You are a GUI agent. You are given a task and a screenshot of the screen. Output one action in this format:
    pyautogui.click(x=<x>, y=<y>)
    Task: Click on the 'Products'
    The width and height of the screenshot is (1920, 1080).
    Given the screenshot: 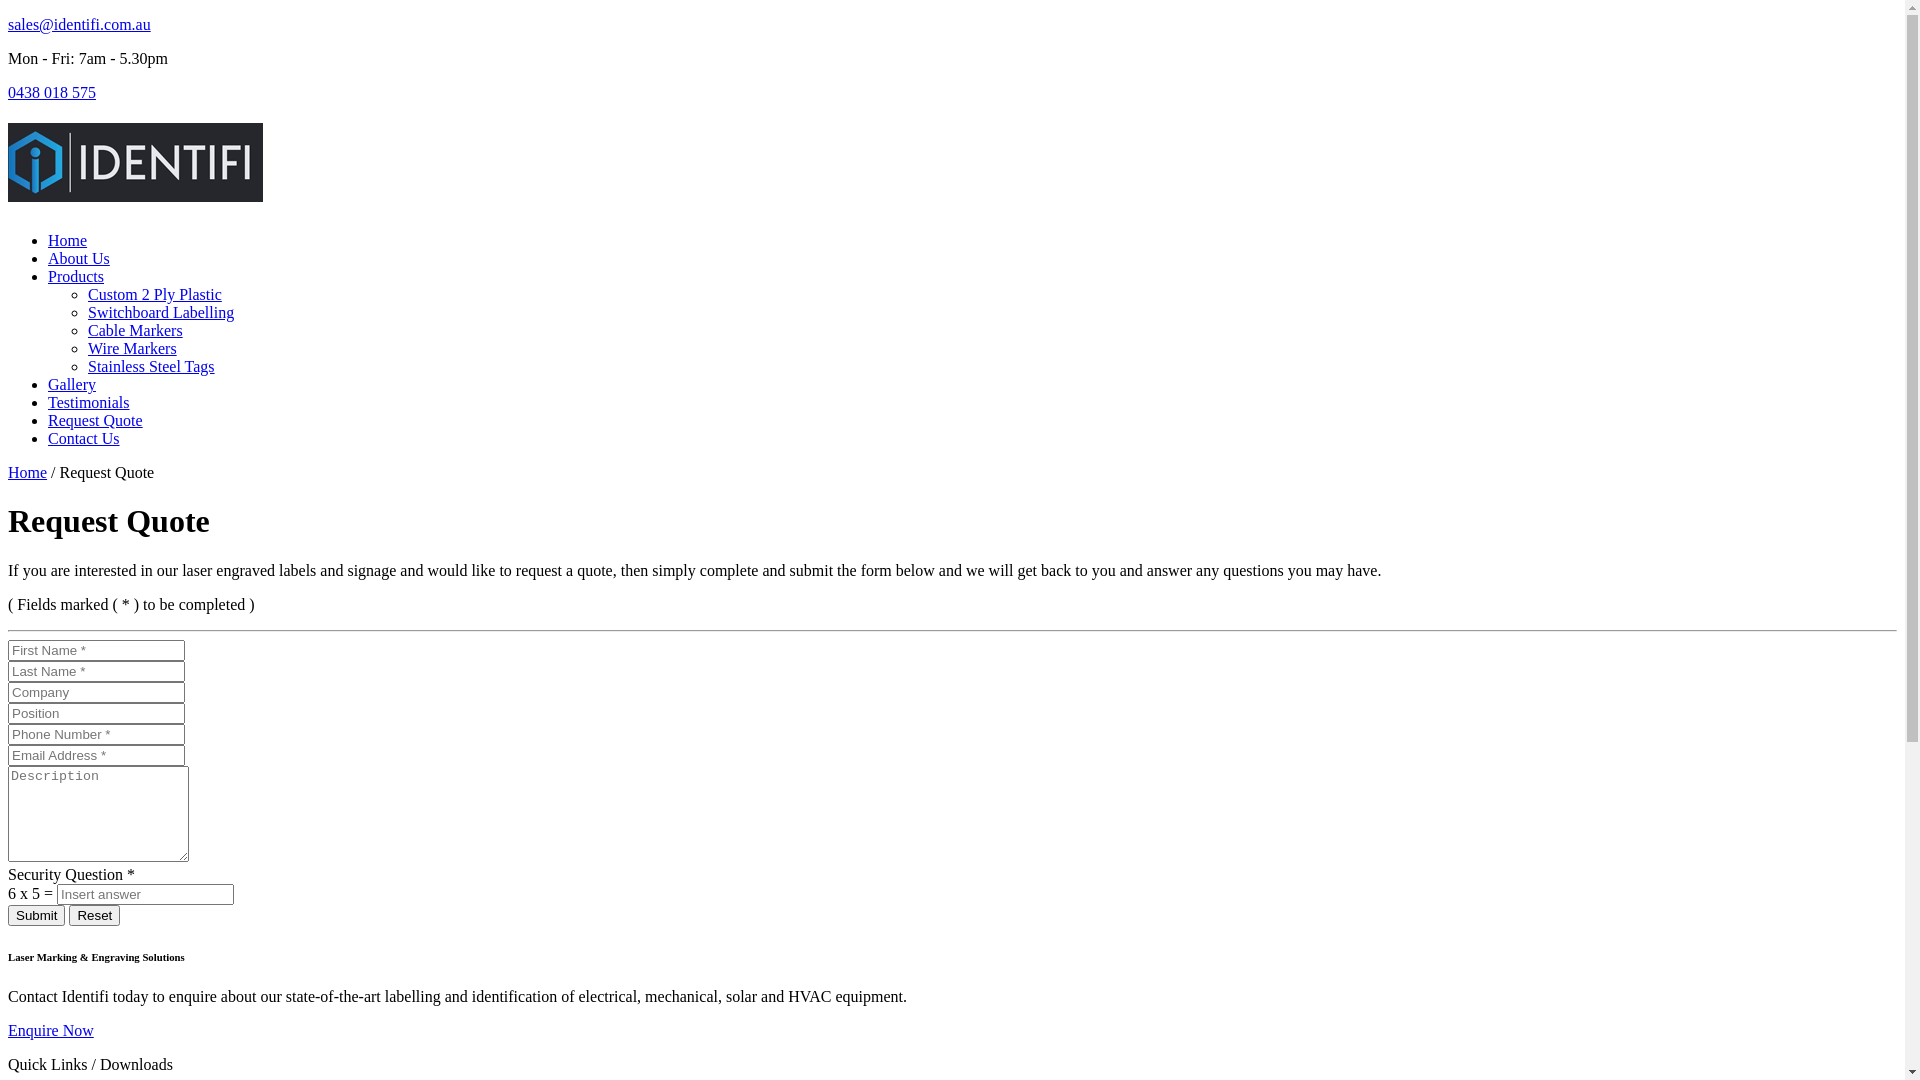 What is the action you would take?
    pyautogui.click(x=76, y=276)
    